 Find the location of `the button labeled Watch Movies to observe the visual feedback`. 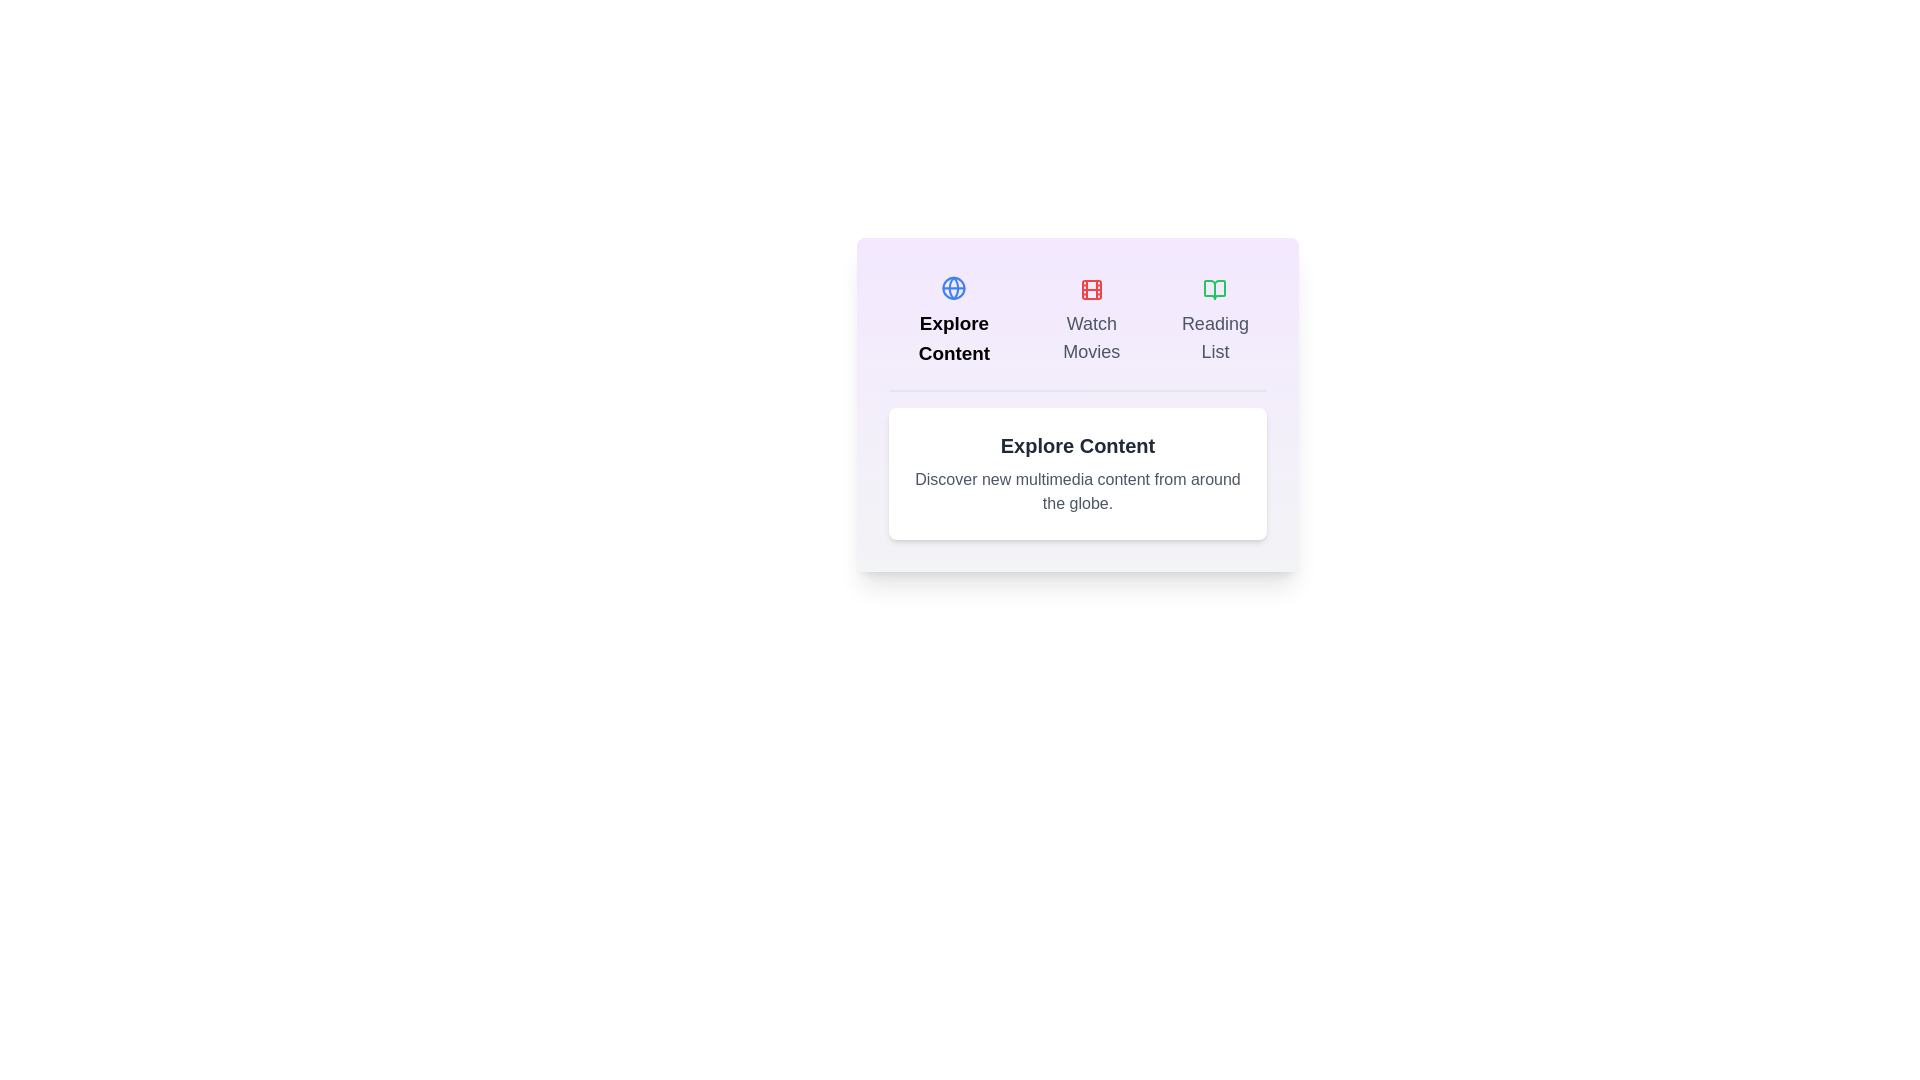

the button labeled Watch Movies to observe the visual feedback is located at coordinates (1089, 320).